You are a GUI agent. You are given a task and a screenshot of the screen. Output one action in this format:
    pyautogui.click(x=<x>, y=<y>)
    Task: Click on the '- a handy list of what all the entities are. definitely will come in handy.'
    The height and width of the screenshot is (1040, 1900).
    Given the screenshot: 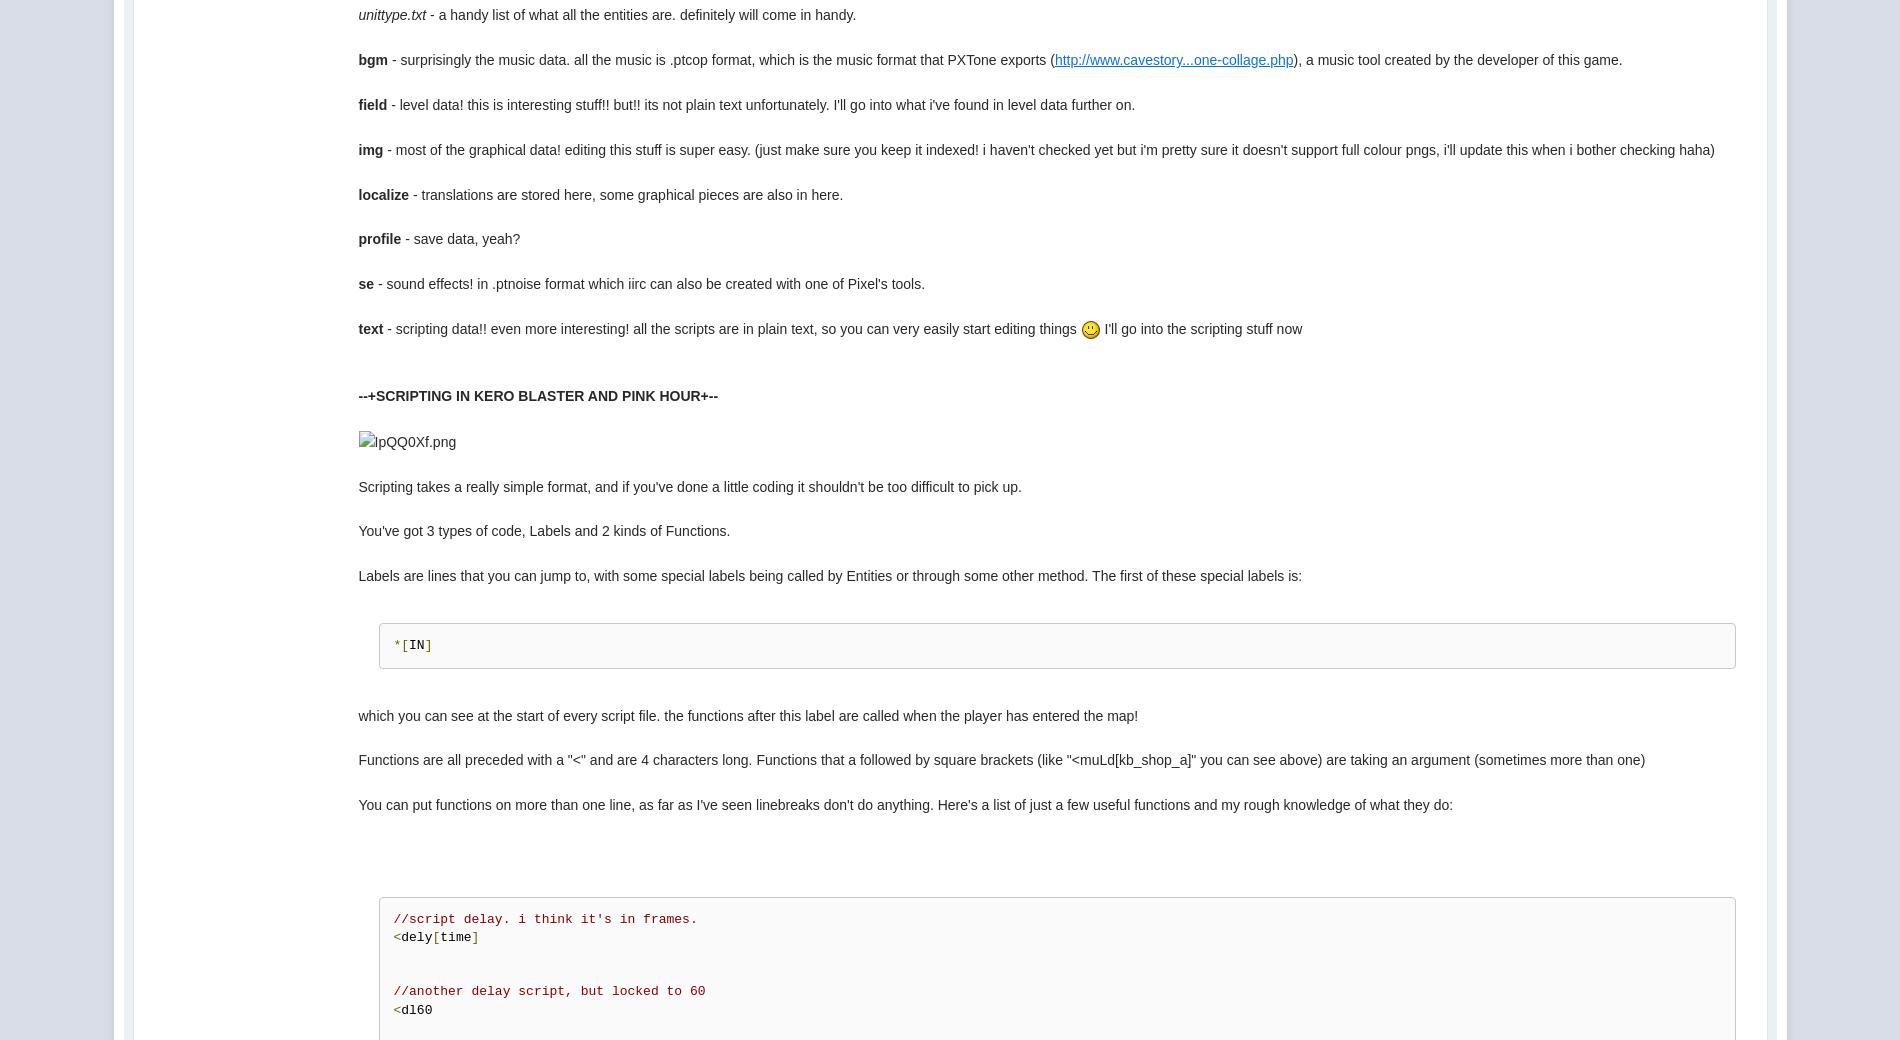 What is the action you would take?
    pyautogui.click(x=641, y=13)
    